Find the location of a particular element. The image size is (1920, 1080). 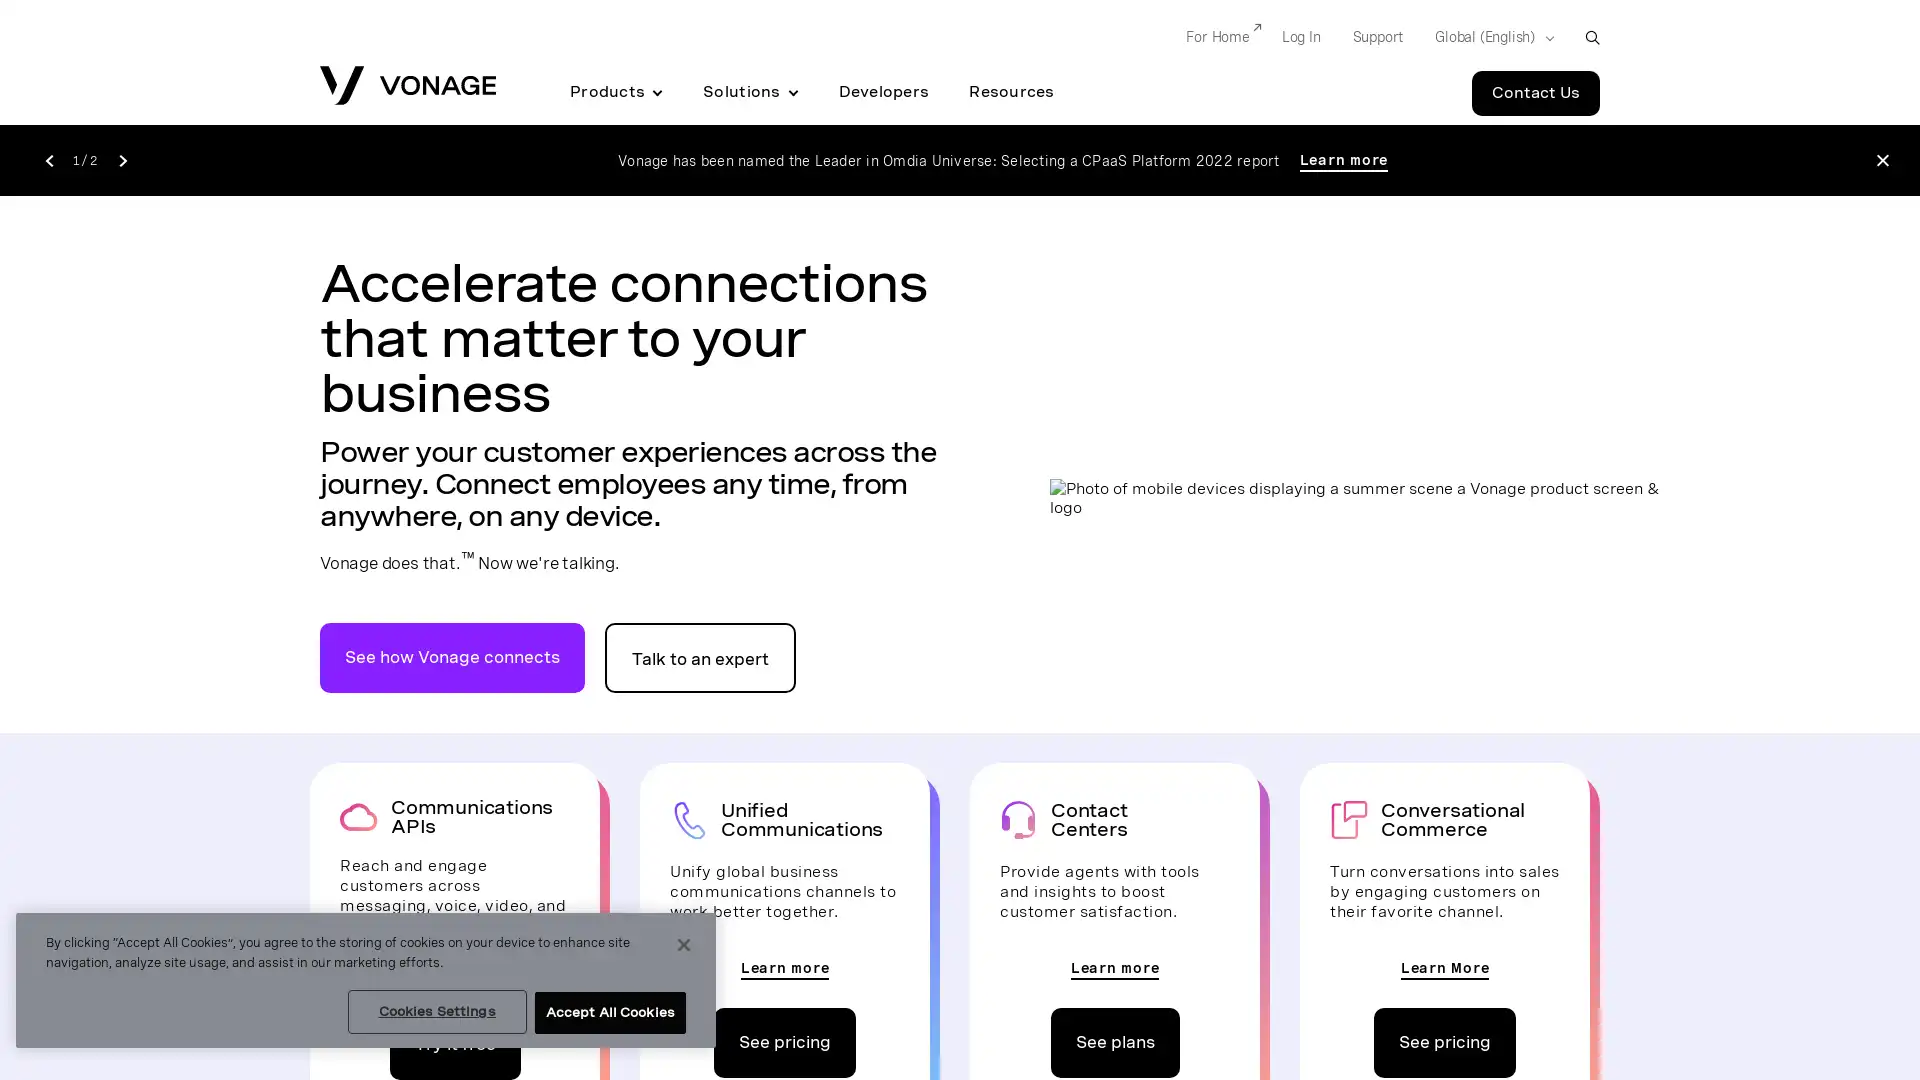

Accept All Cookies is located at coordinates (608, 1013).